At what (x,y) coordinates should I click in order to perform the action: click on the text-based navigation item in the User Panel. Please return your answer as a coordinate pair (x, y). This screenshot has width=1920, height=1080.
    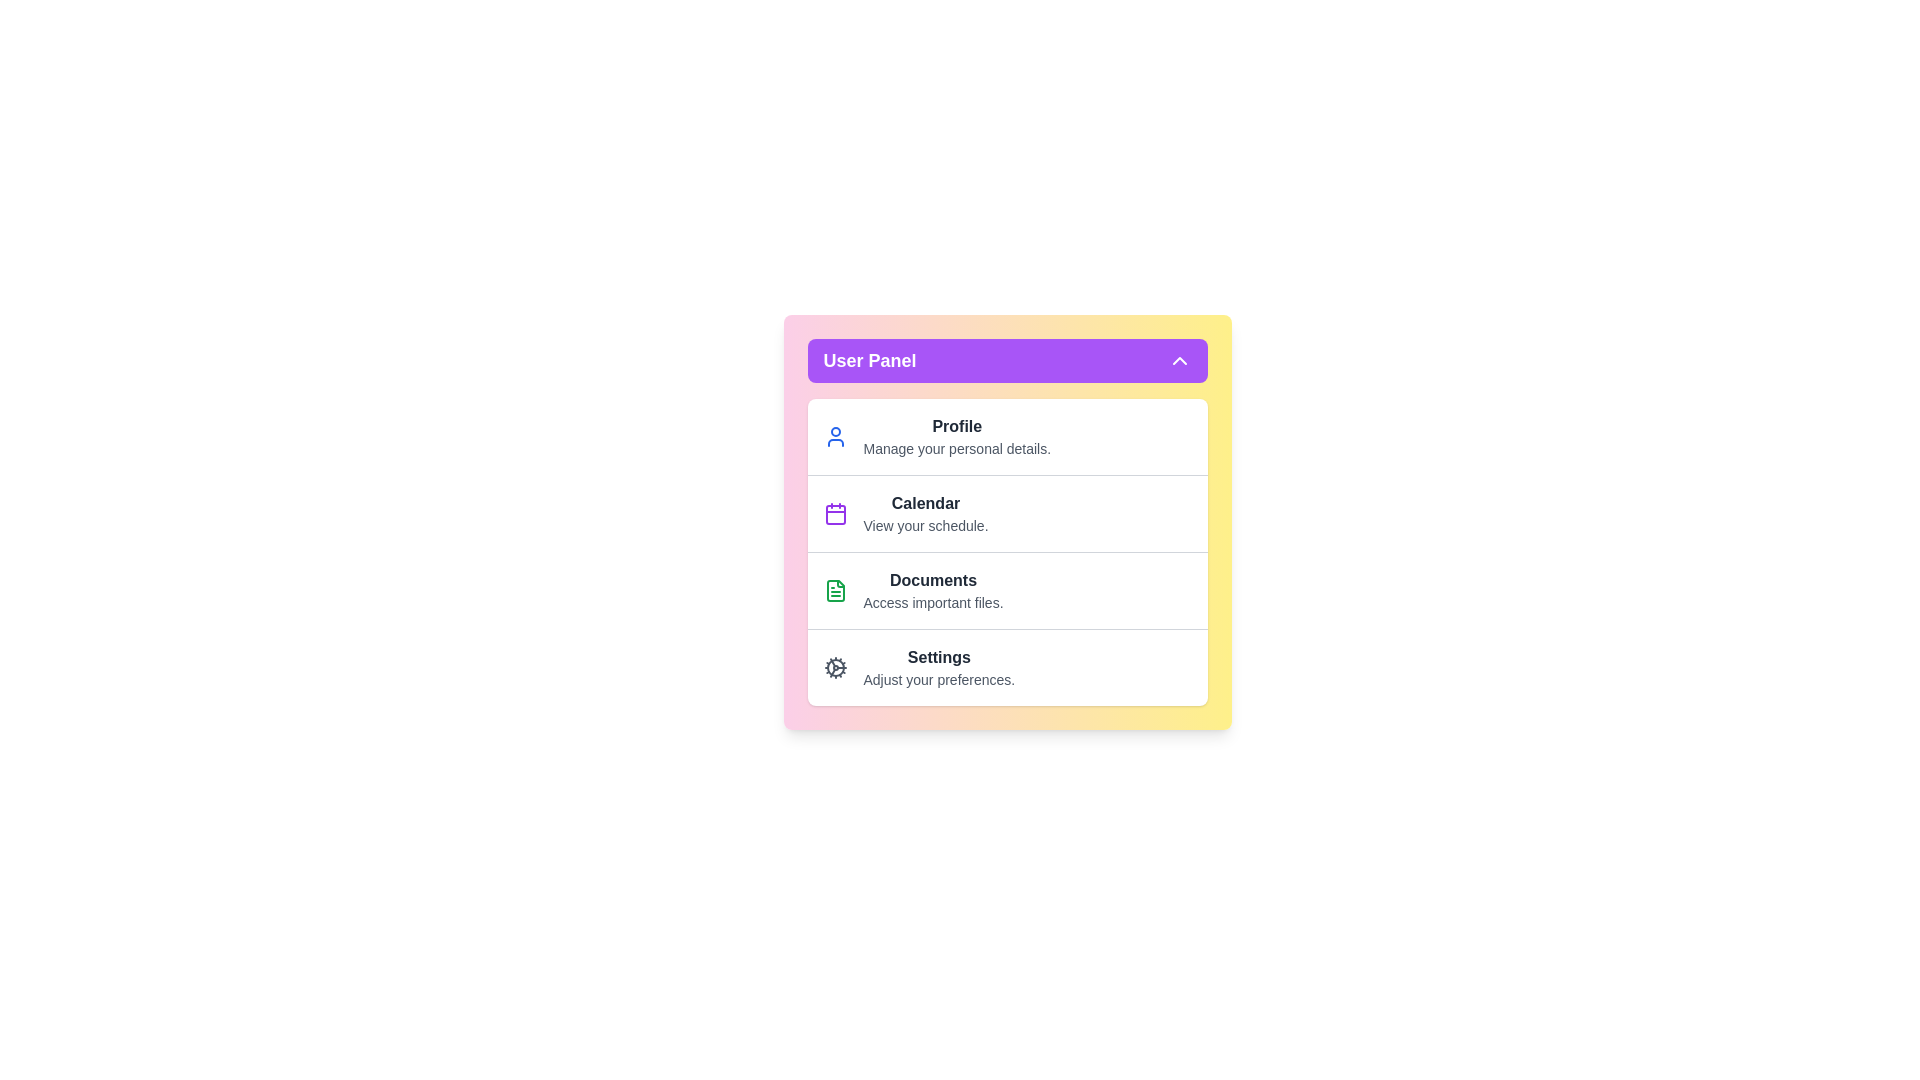
    Looking at the image, I should click on (932, 589).